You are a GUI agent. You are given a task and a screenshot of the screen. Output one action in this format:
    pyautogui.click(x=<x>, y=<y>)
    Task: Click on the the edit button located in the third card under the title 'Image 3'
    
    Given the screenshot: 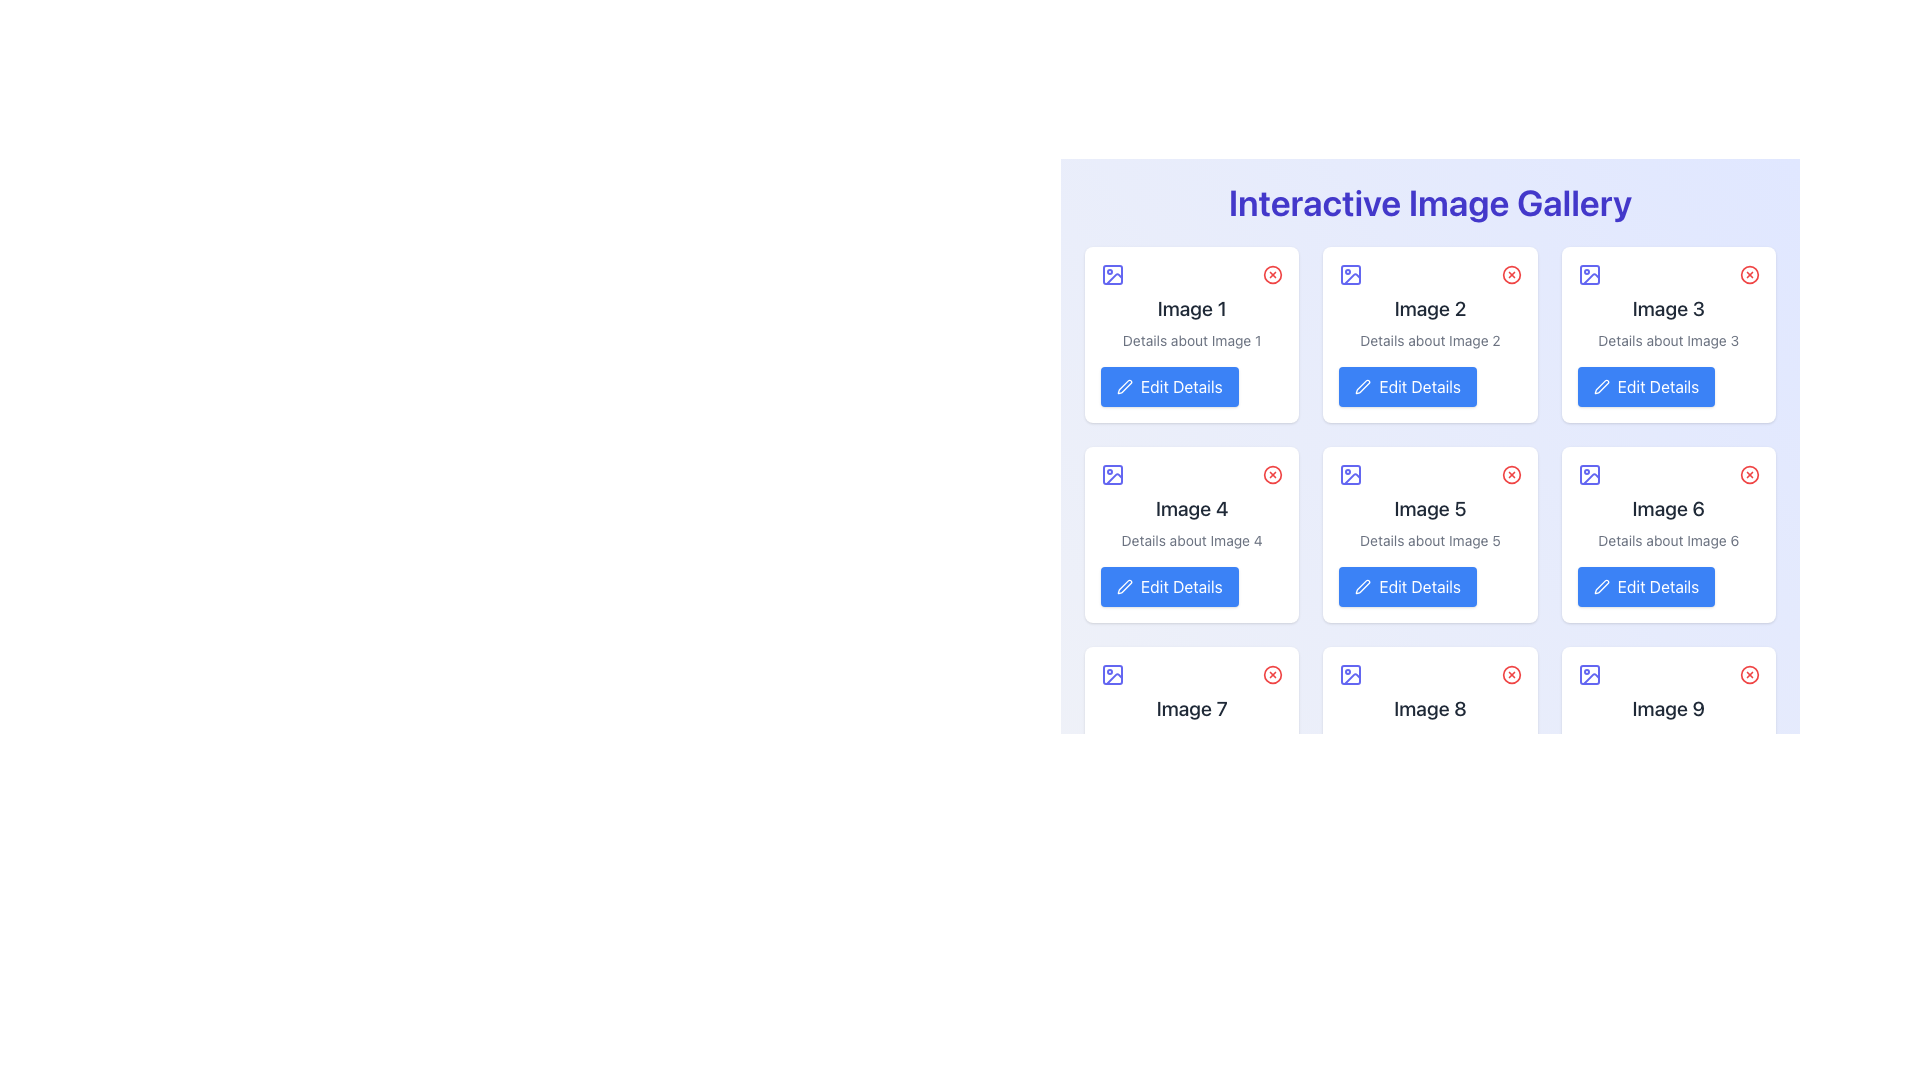 What is the action you would take?
    pyautogui.click(x=1646, y=386)
    